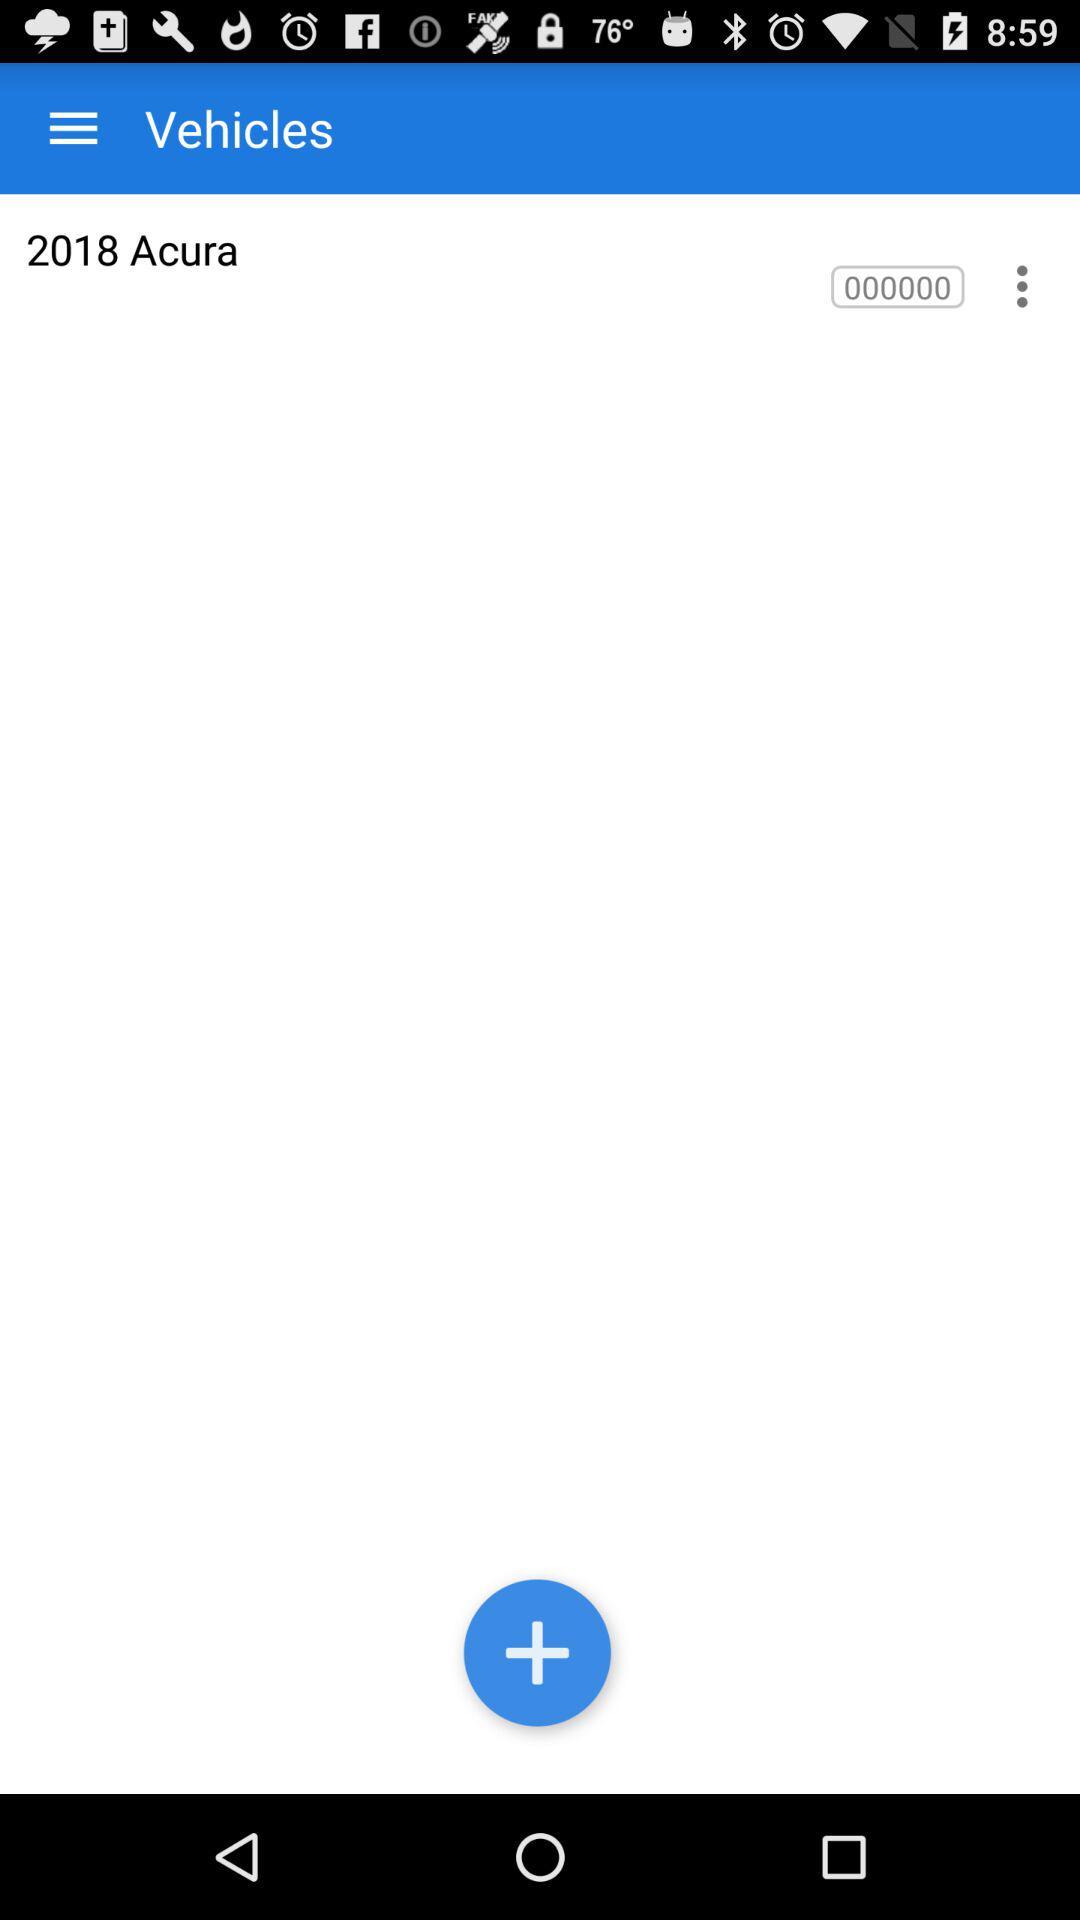 The image size is (1080, 1920). What do you see at coordinates (1022, 285) in the screenshot?
I see `options` at bounding box center [1022, 285].